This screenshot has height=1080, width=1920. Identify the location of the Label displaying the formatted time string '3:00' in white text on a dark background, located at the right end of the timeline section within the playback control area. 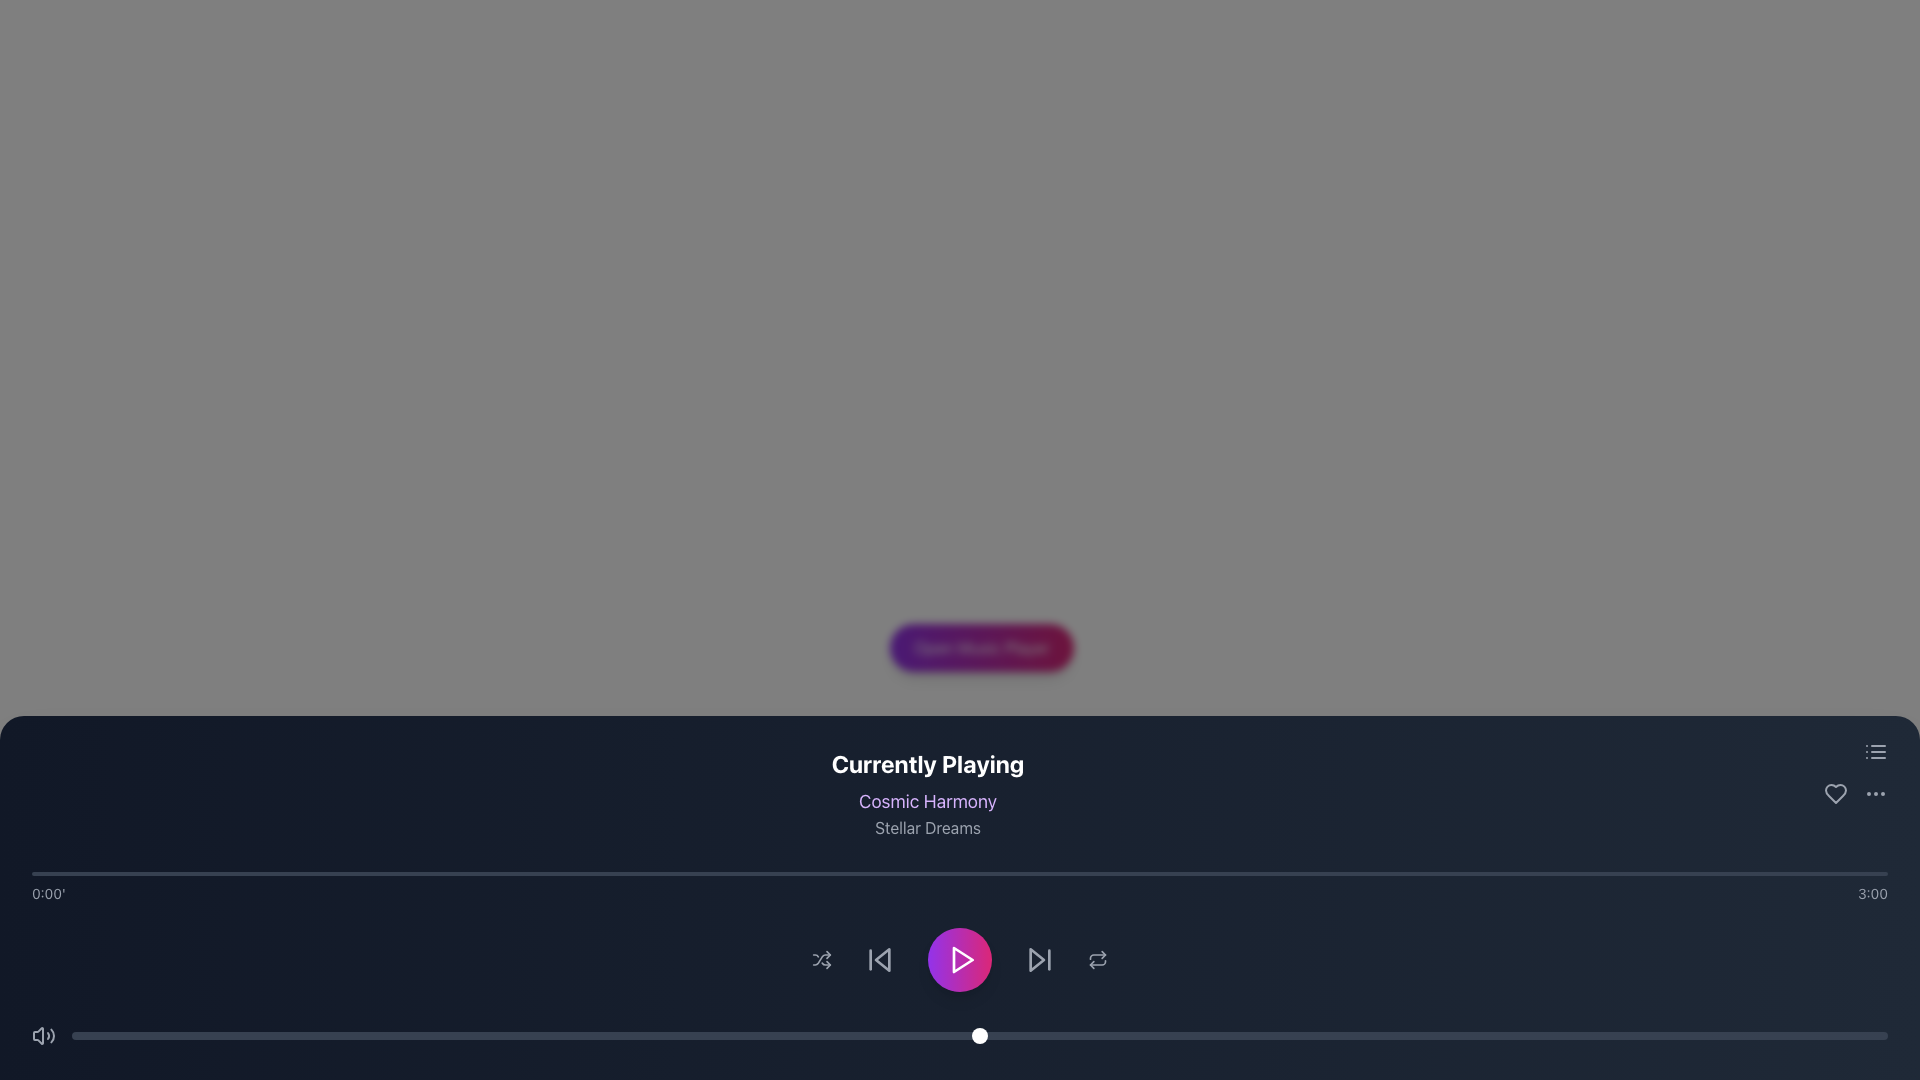
(1871, 893).